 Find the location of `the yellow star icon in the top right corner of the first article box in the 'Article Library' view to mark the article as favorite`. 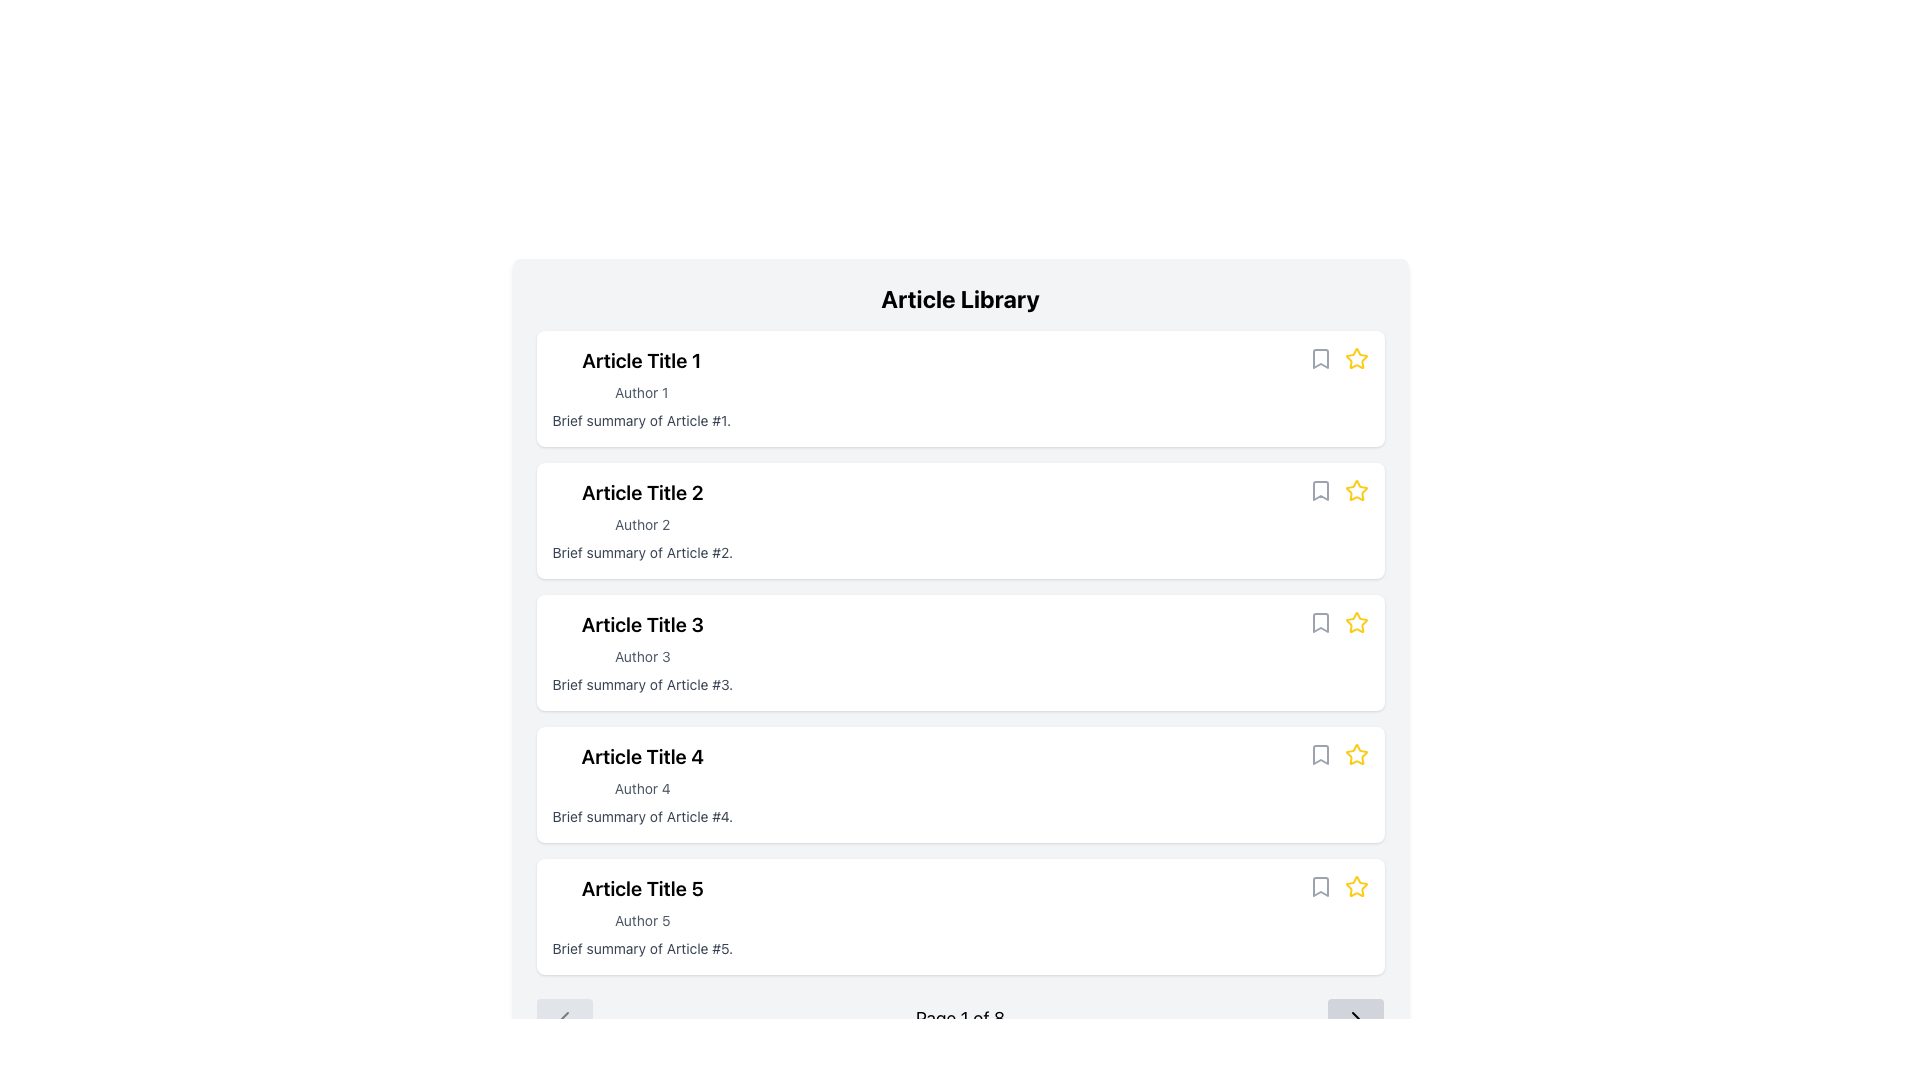

the yellow star icon in the top right corner of the first article box in the 'Article Library' view to mark the article as favorite is located at coordinates (1338, 357).